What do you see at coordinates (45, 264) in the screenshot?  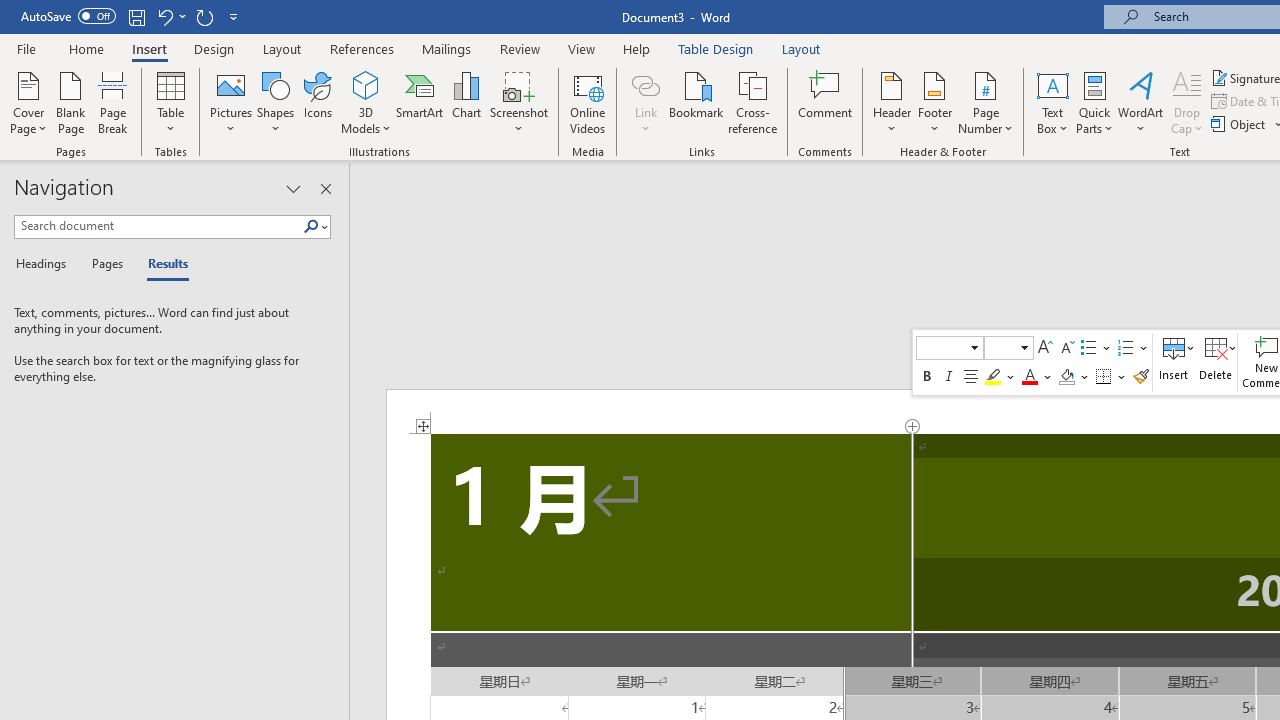 I see `'Headings'` at bounding box center [45, 264].